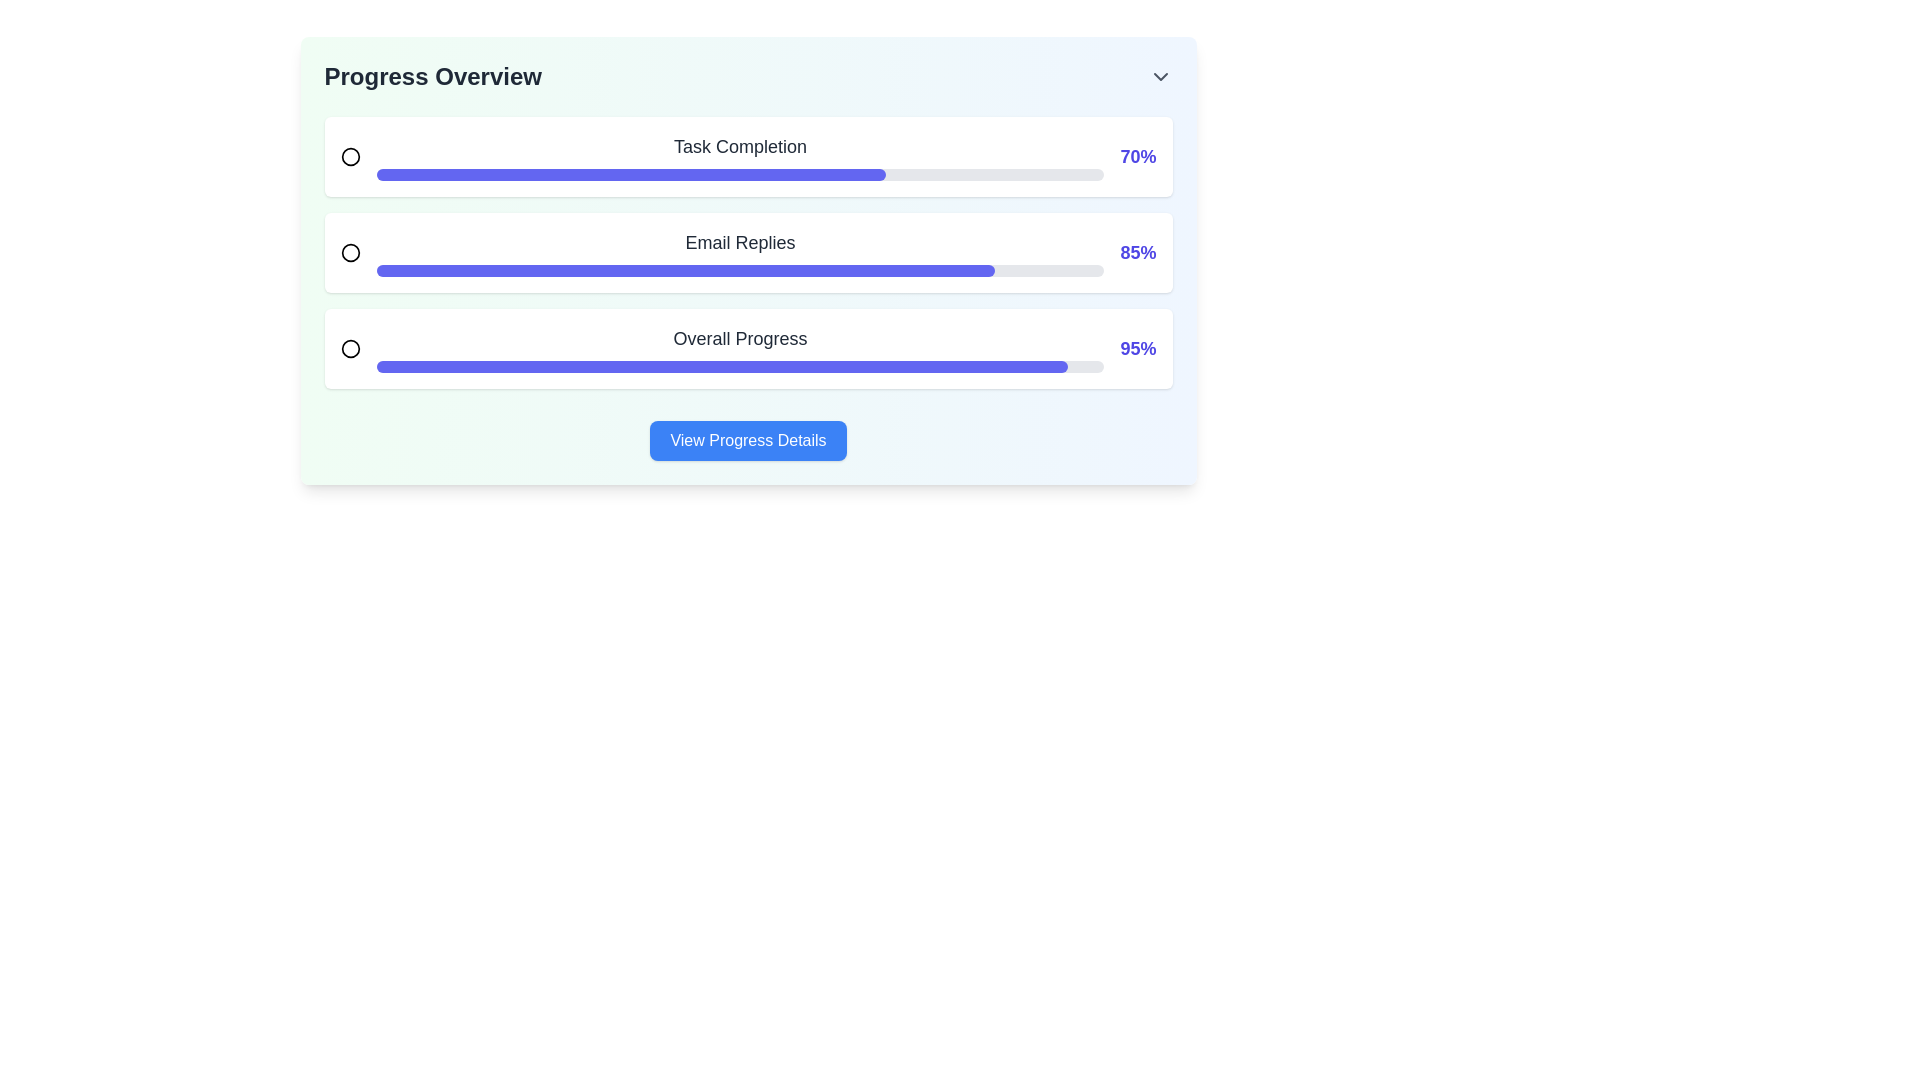  What do you see at coordinates (739, 145) in the screenshot?
I see `the 'Task Completion' text label, which indicates the activity of the associated progress bar located near the top left of the layout` at bounding box center [739, 145].